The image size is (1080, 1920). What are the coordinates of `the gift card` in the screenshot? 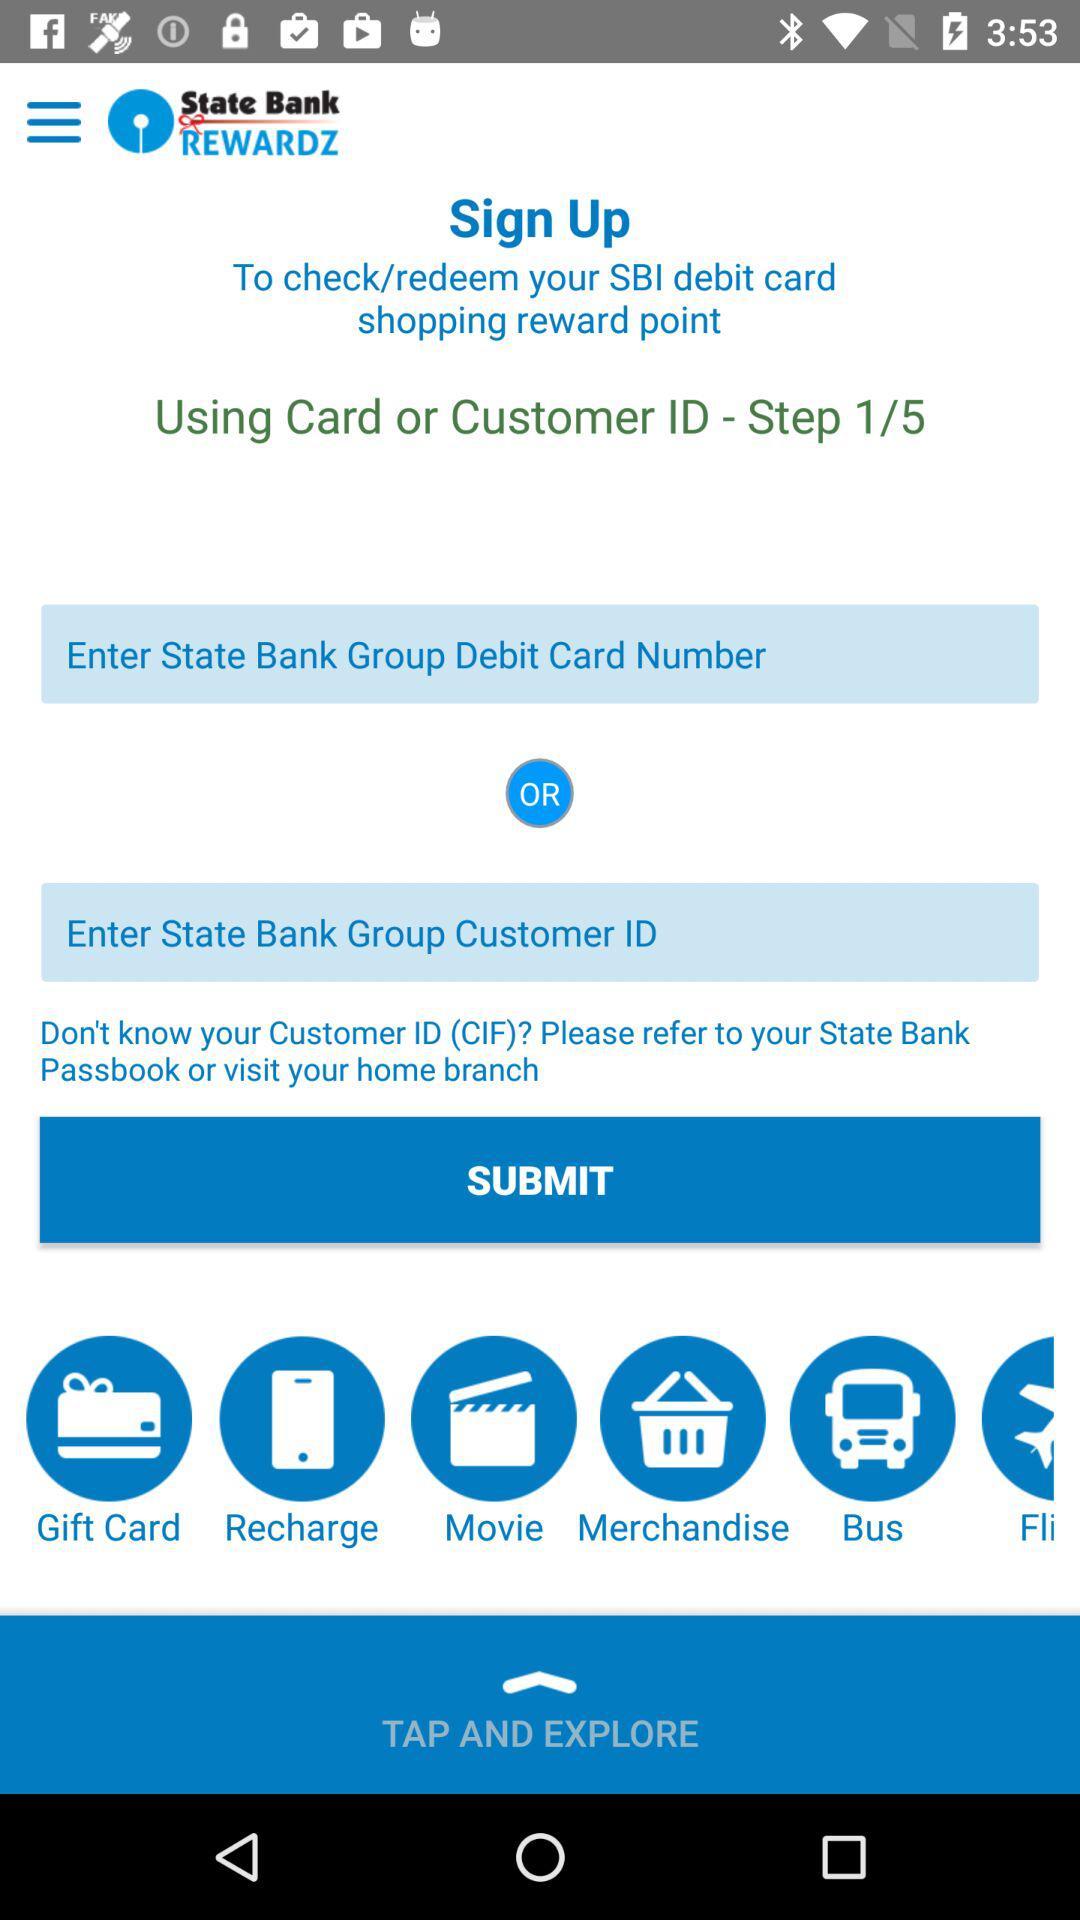 It's located at (109, 1443).